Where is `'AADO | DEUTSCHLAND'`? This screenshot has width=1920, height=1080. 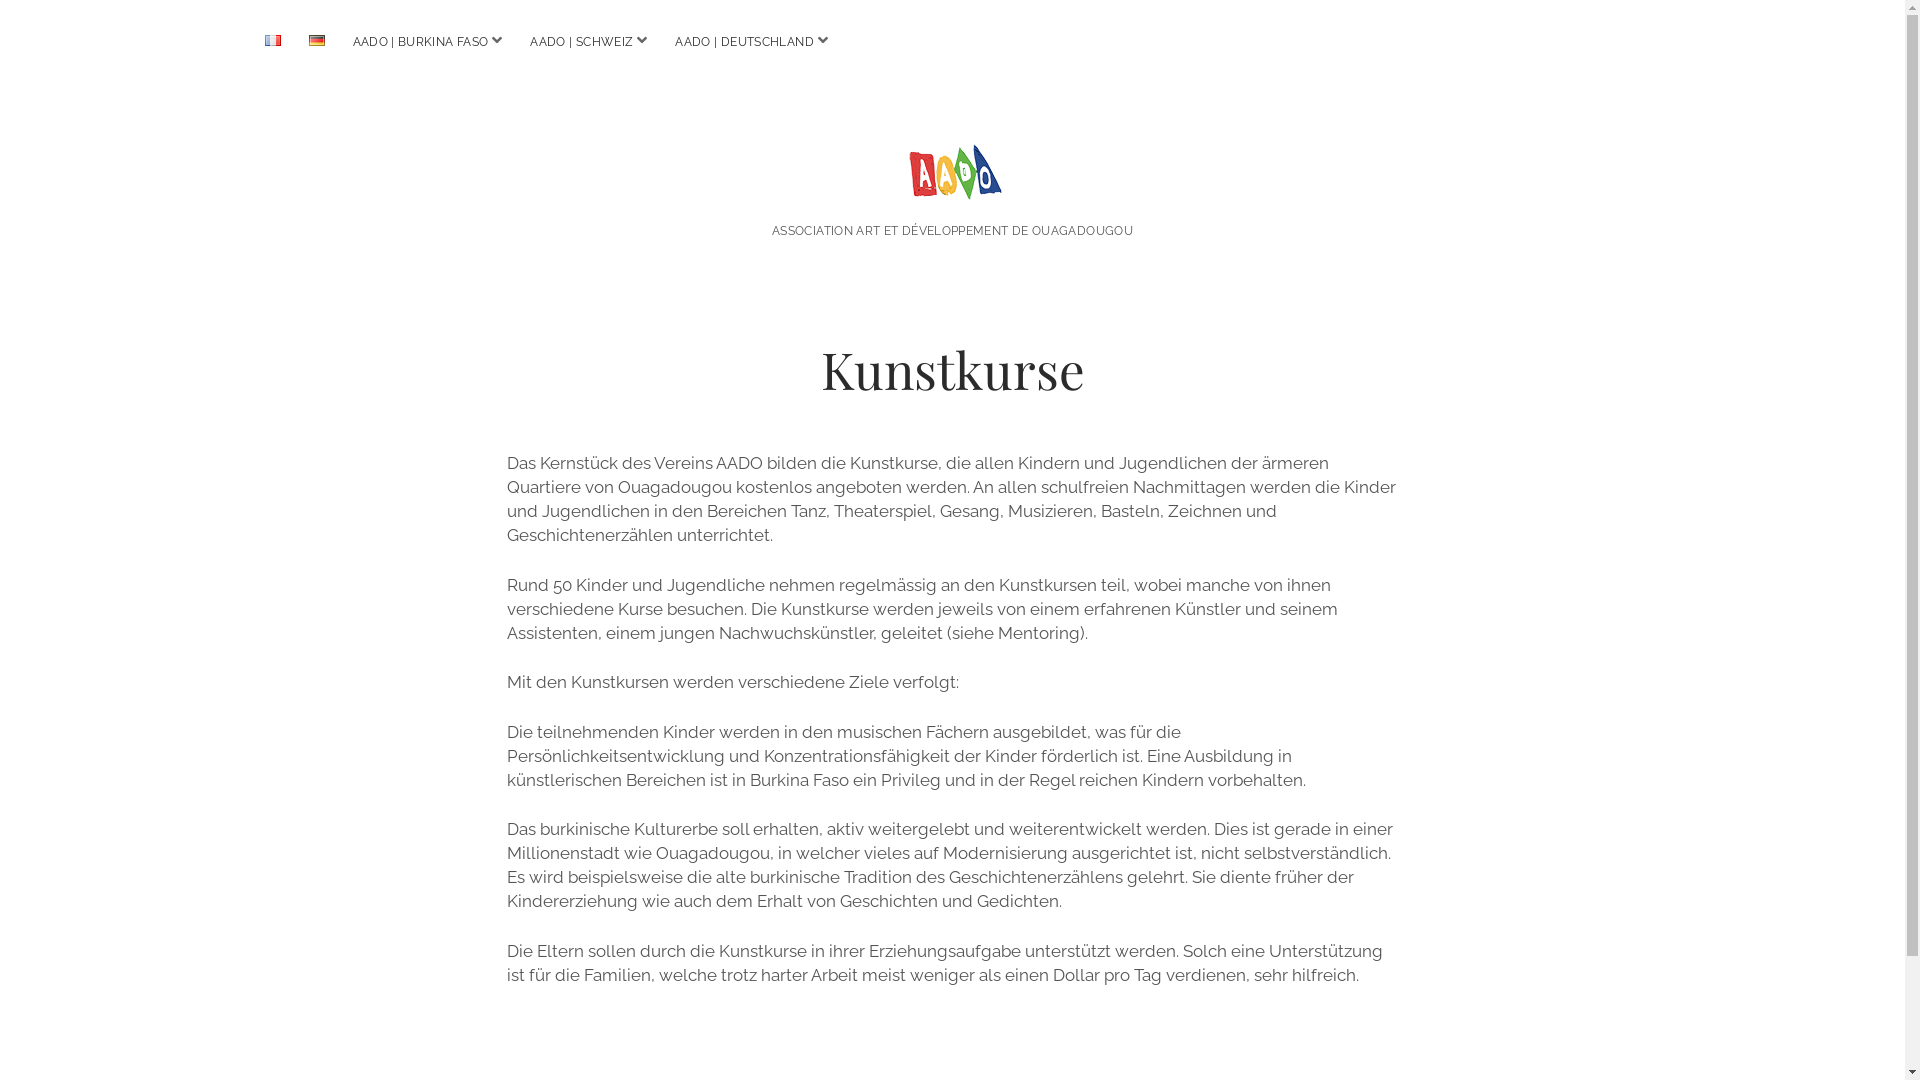 'AADO | DEUTSCHLAND' is located at coordinates (743, 42).